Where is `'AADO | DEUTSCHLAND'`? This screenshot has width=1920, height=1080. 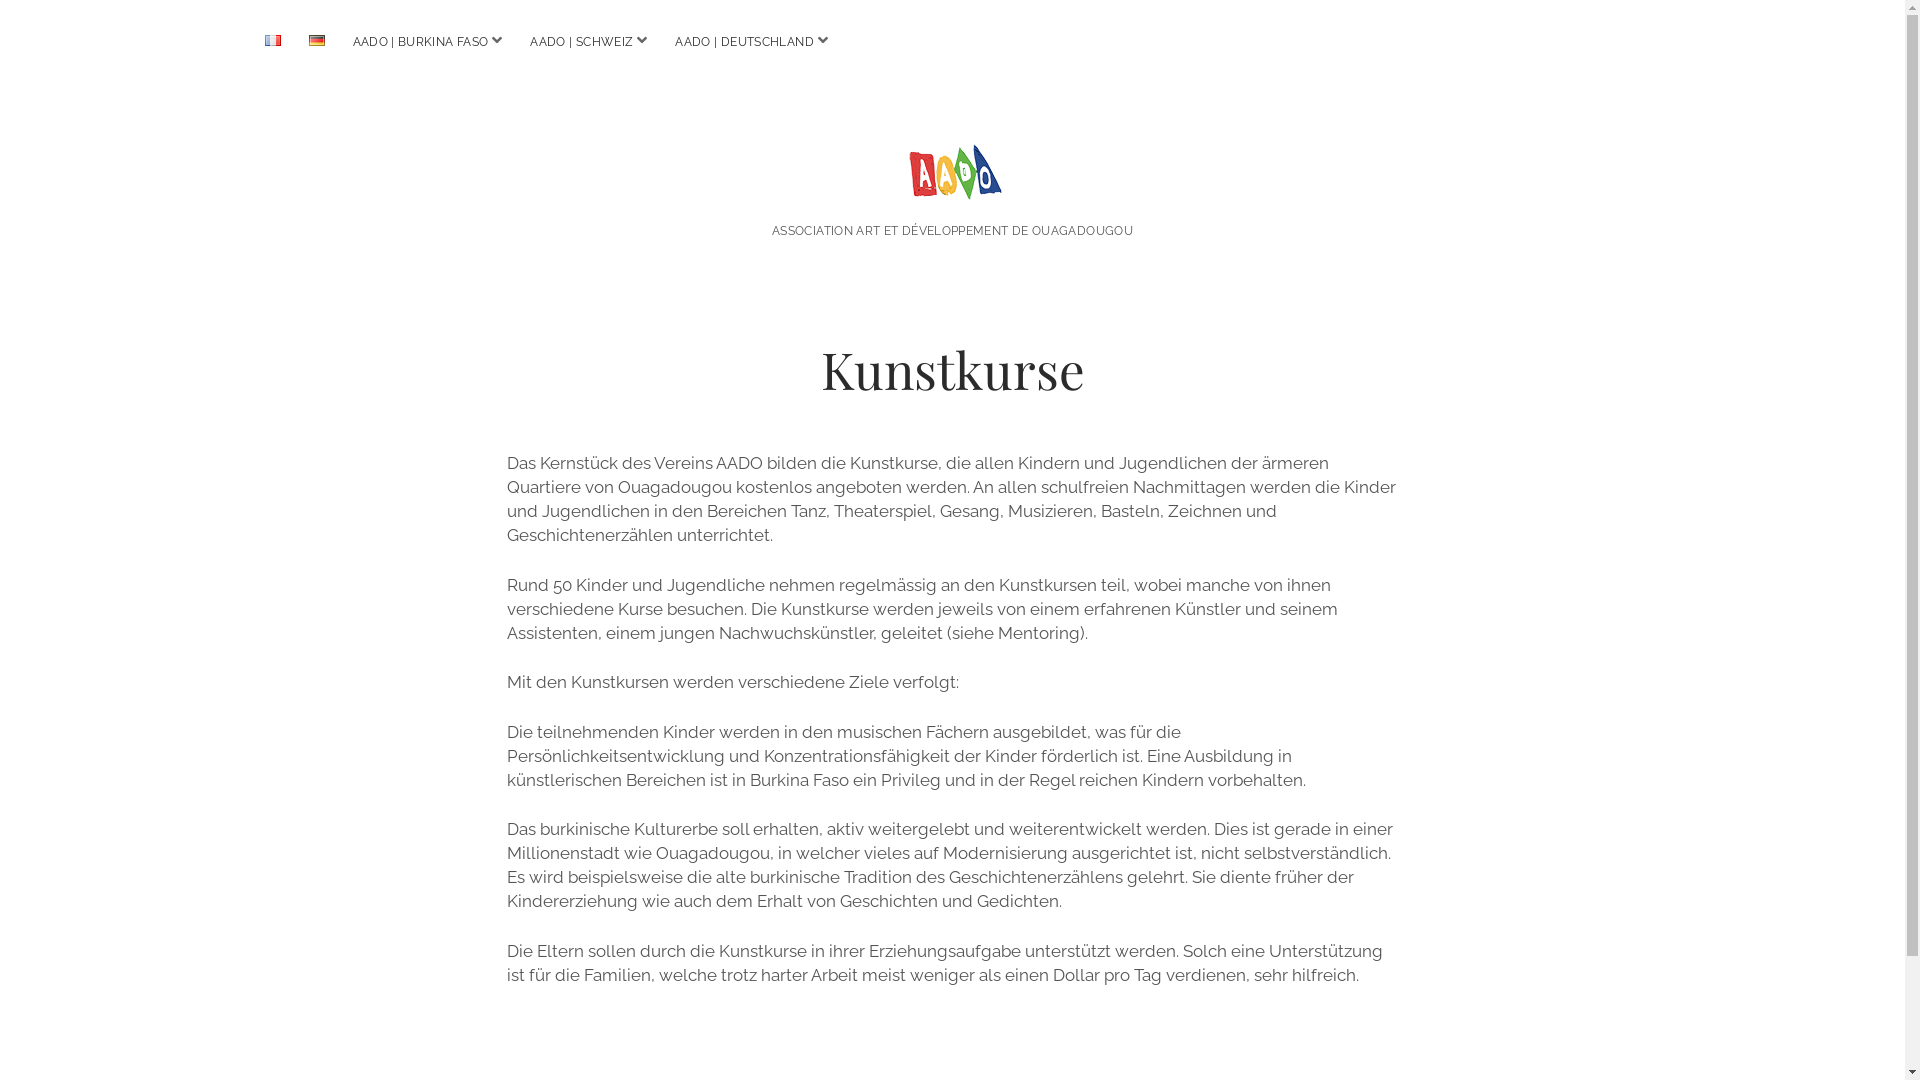 'AADO | DEUTSCHLAND' is located at coordinates (743, 42).